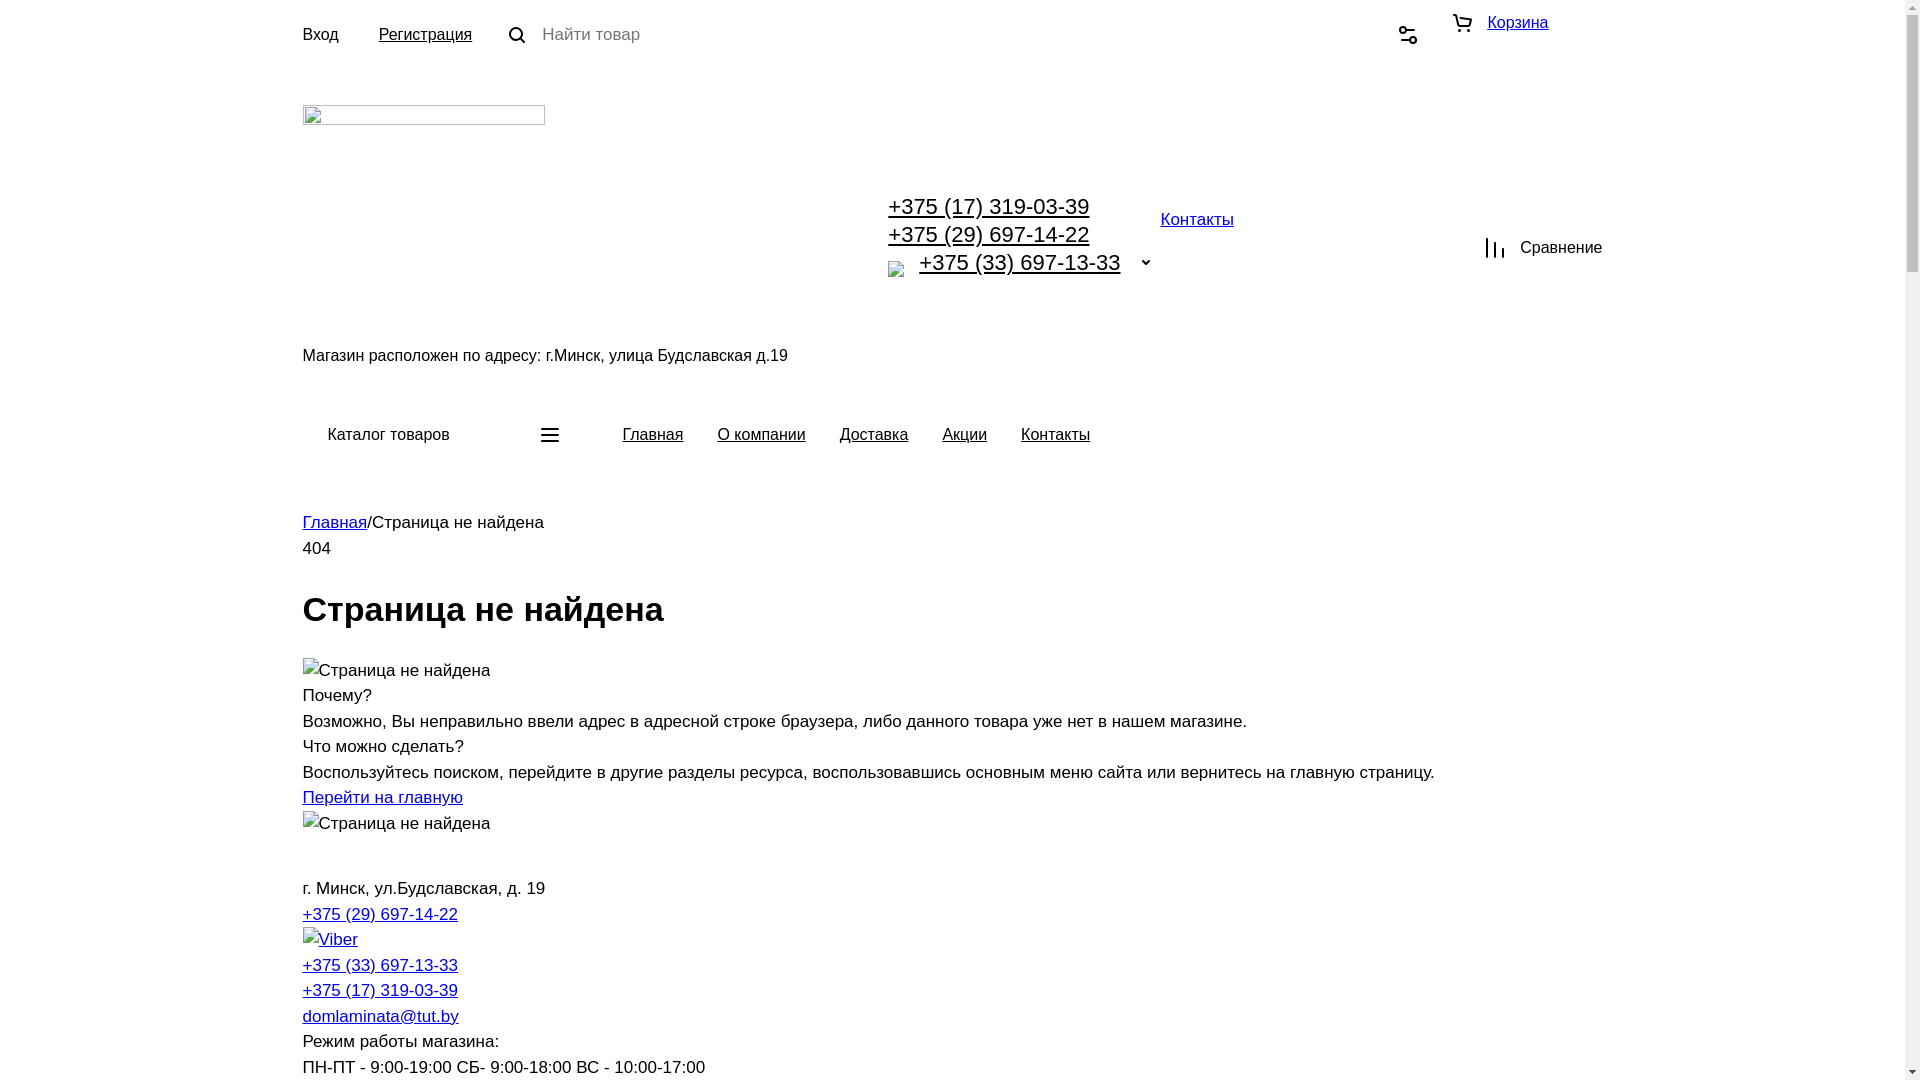 This screenshot has height=1080, width=1920. What do you see at coordinates (895, 268) in the screenshot?
I see `'Viber'` at bounding box center [895, 268].